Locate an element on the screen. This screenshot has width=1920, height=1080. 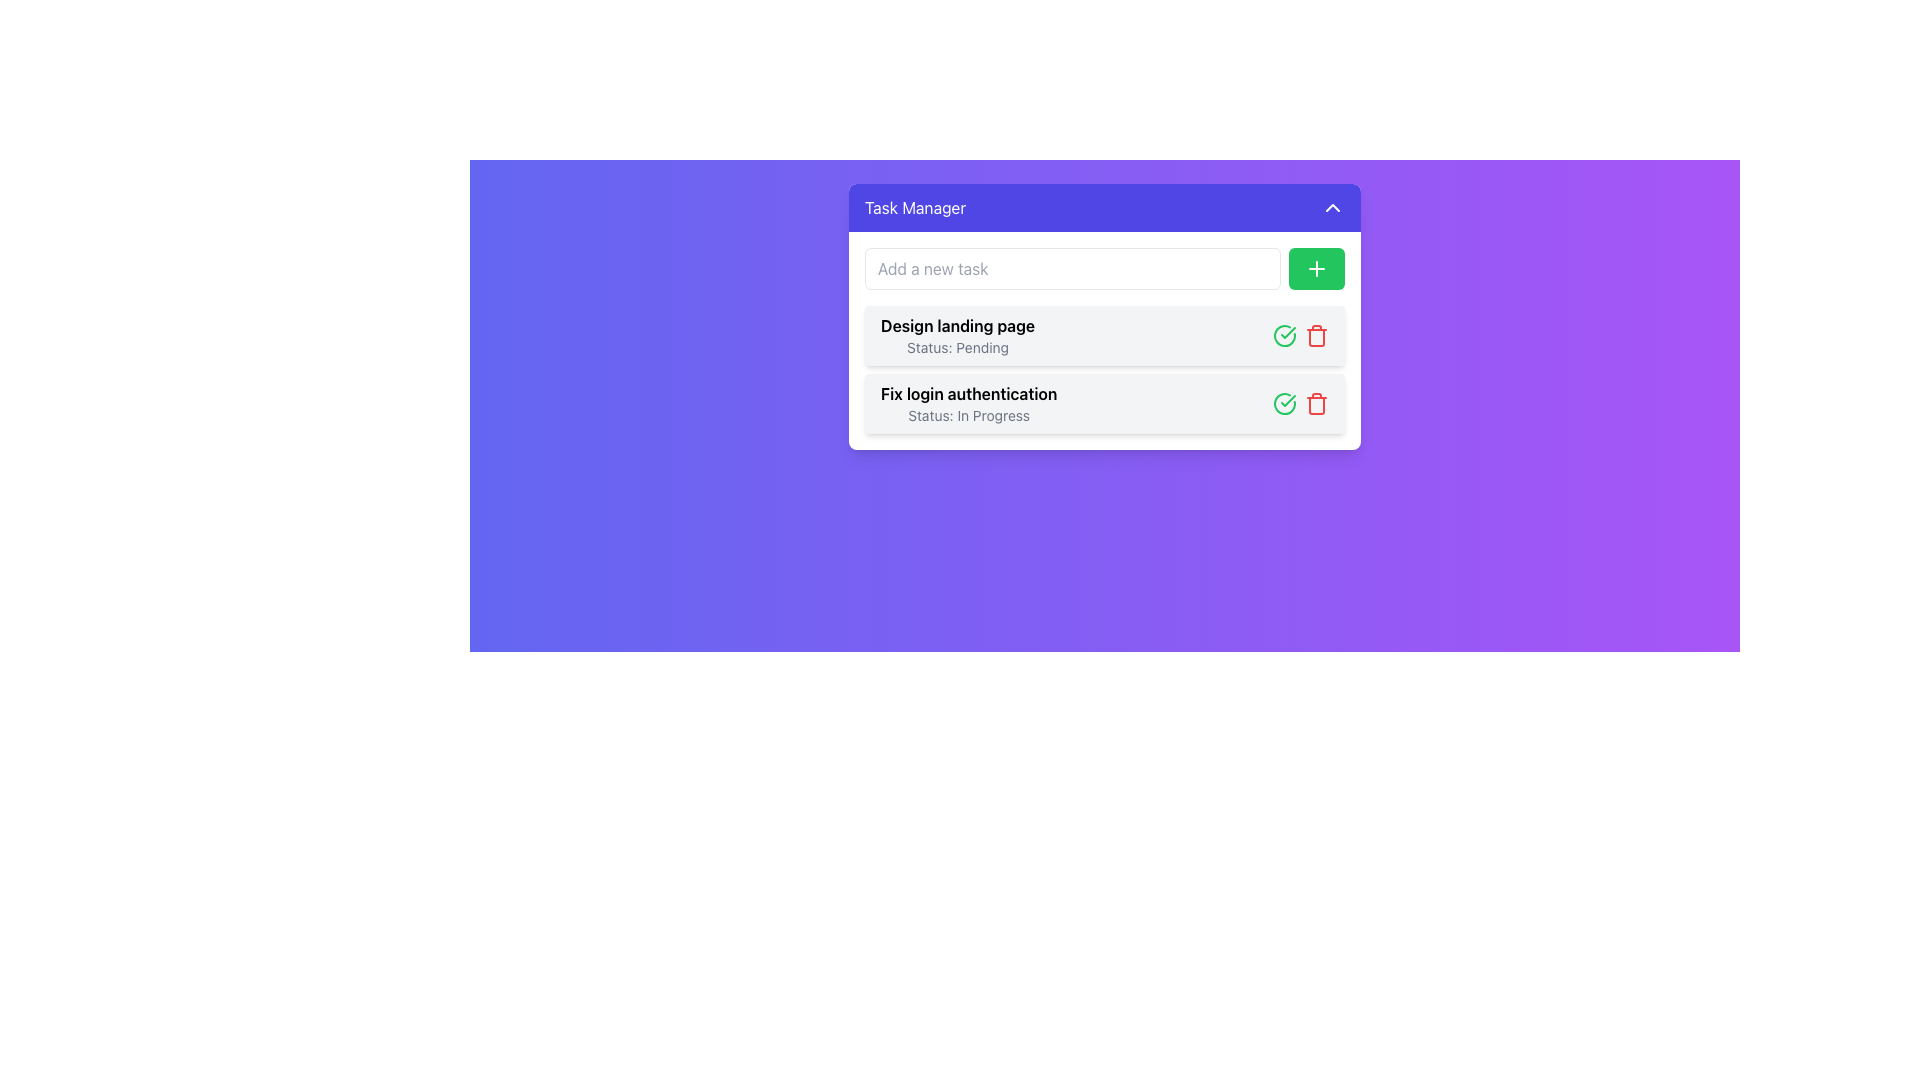
the trash can icon button, which is red and located in the second task row of the task manager list is located at coordinates (1316, 404).